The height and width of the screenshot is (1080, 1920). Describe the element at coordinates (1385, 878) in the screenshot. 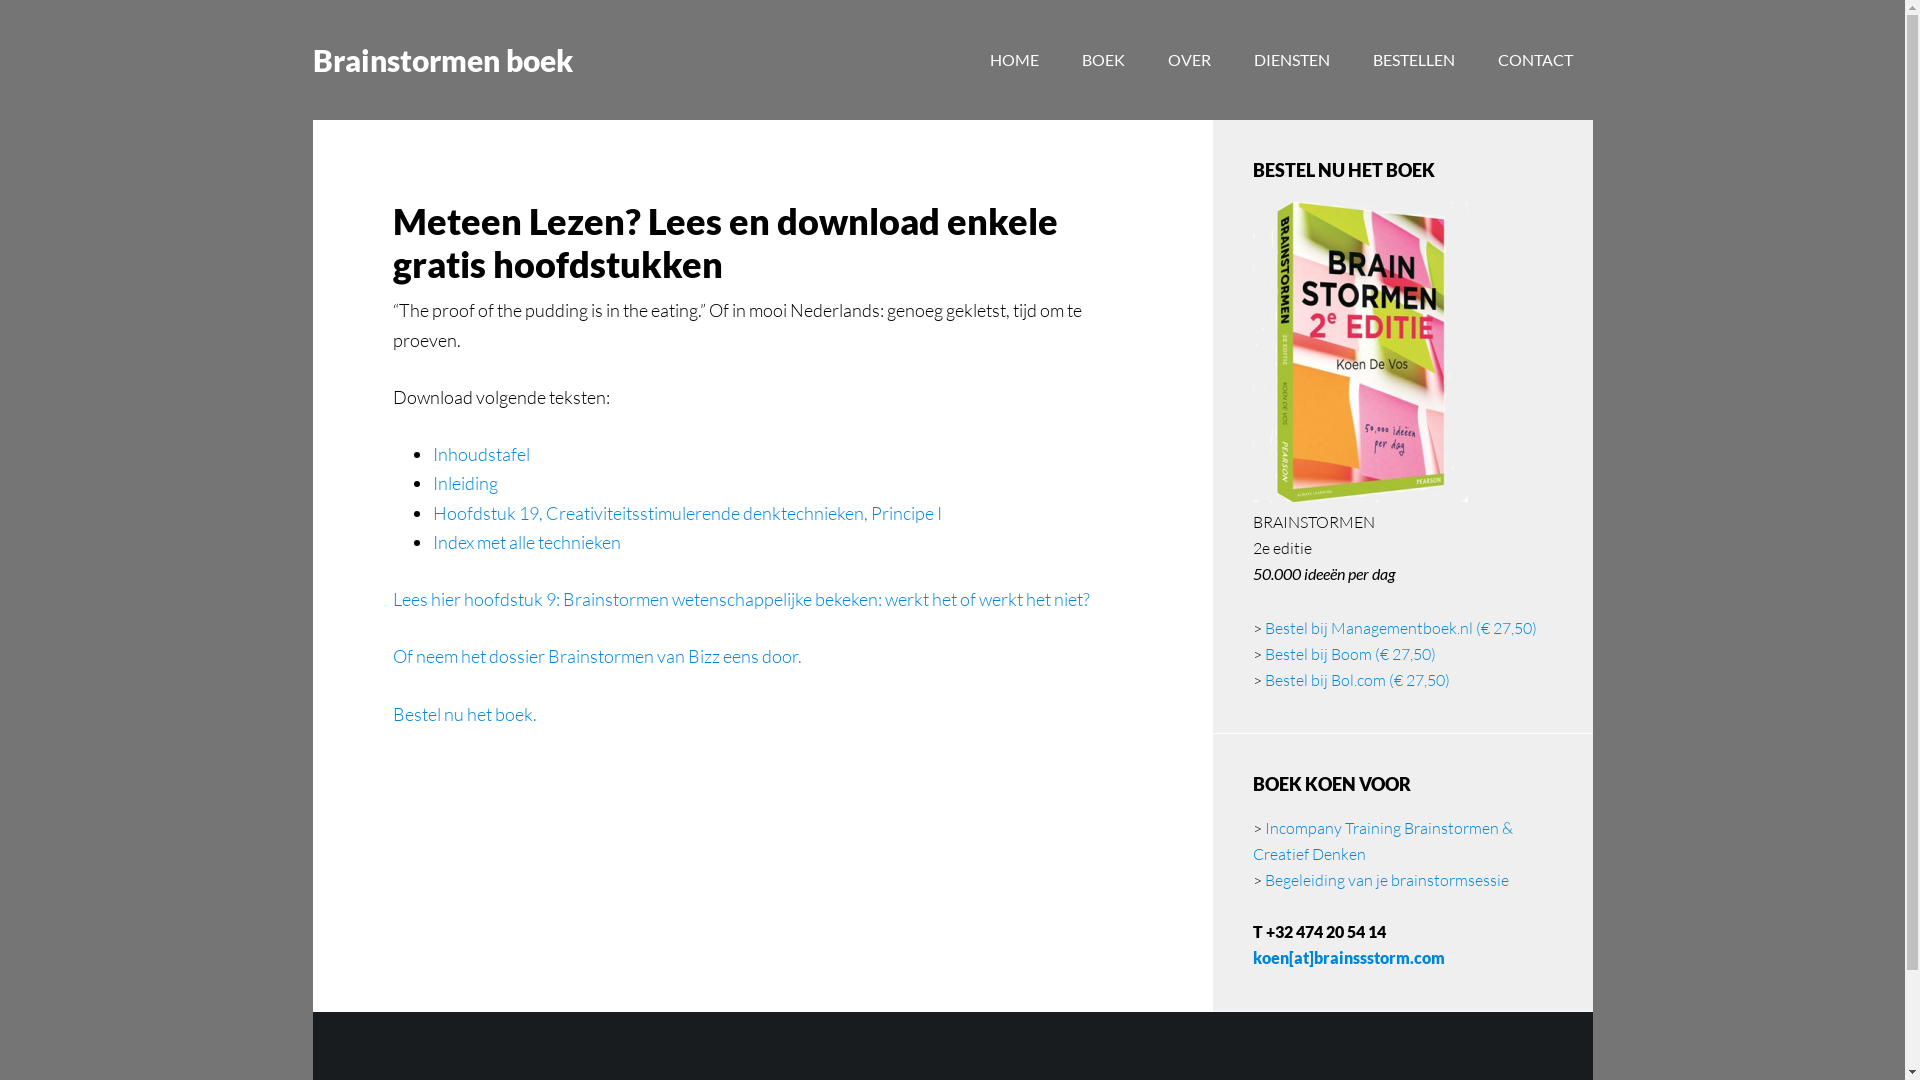

I see `'Begeleiding van je brainstormsessie'` at that location.